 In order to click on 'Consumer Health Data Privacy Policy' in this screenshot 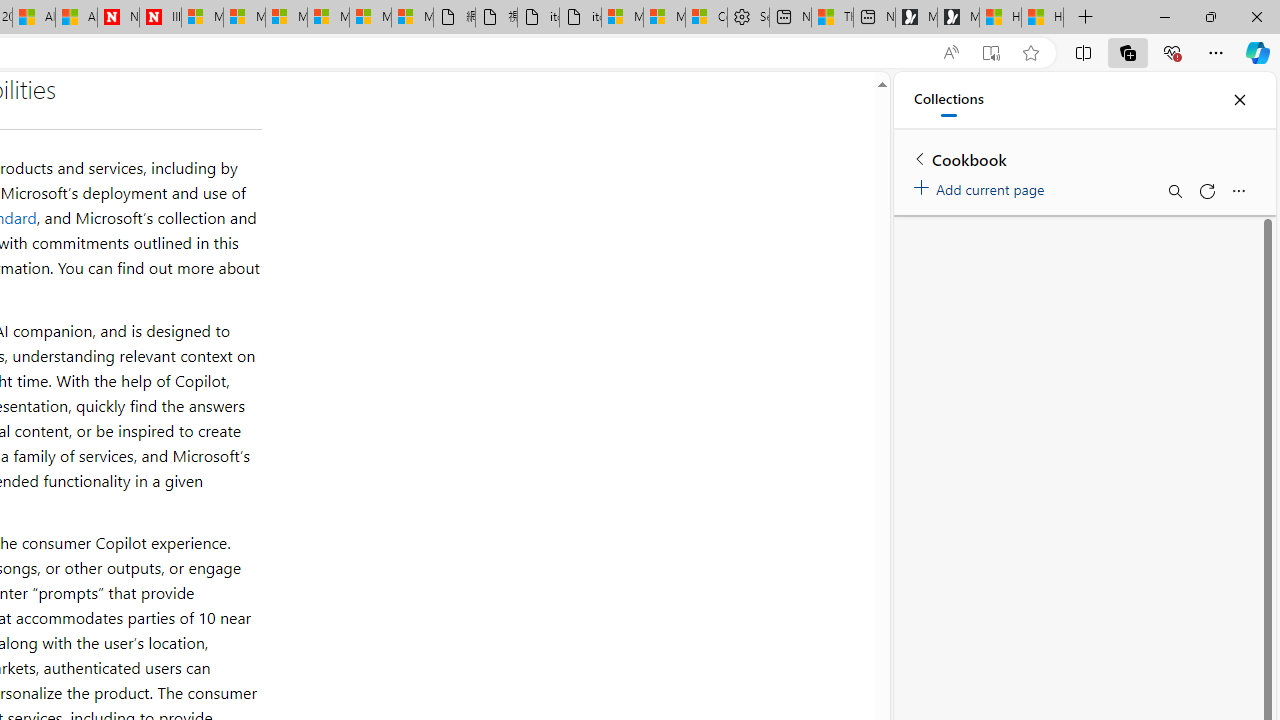, I will do `click(706, 17)`.